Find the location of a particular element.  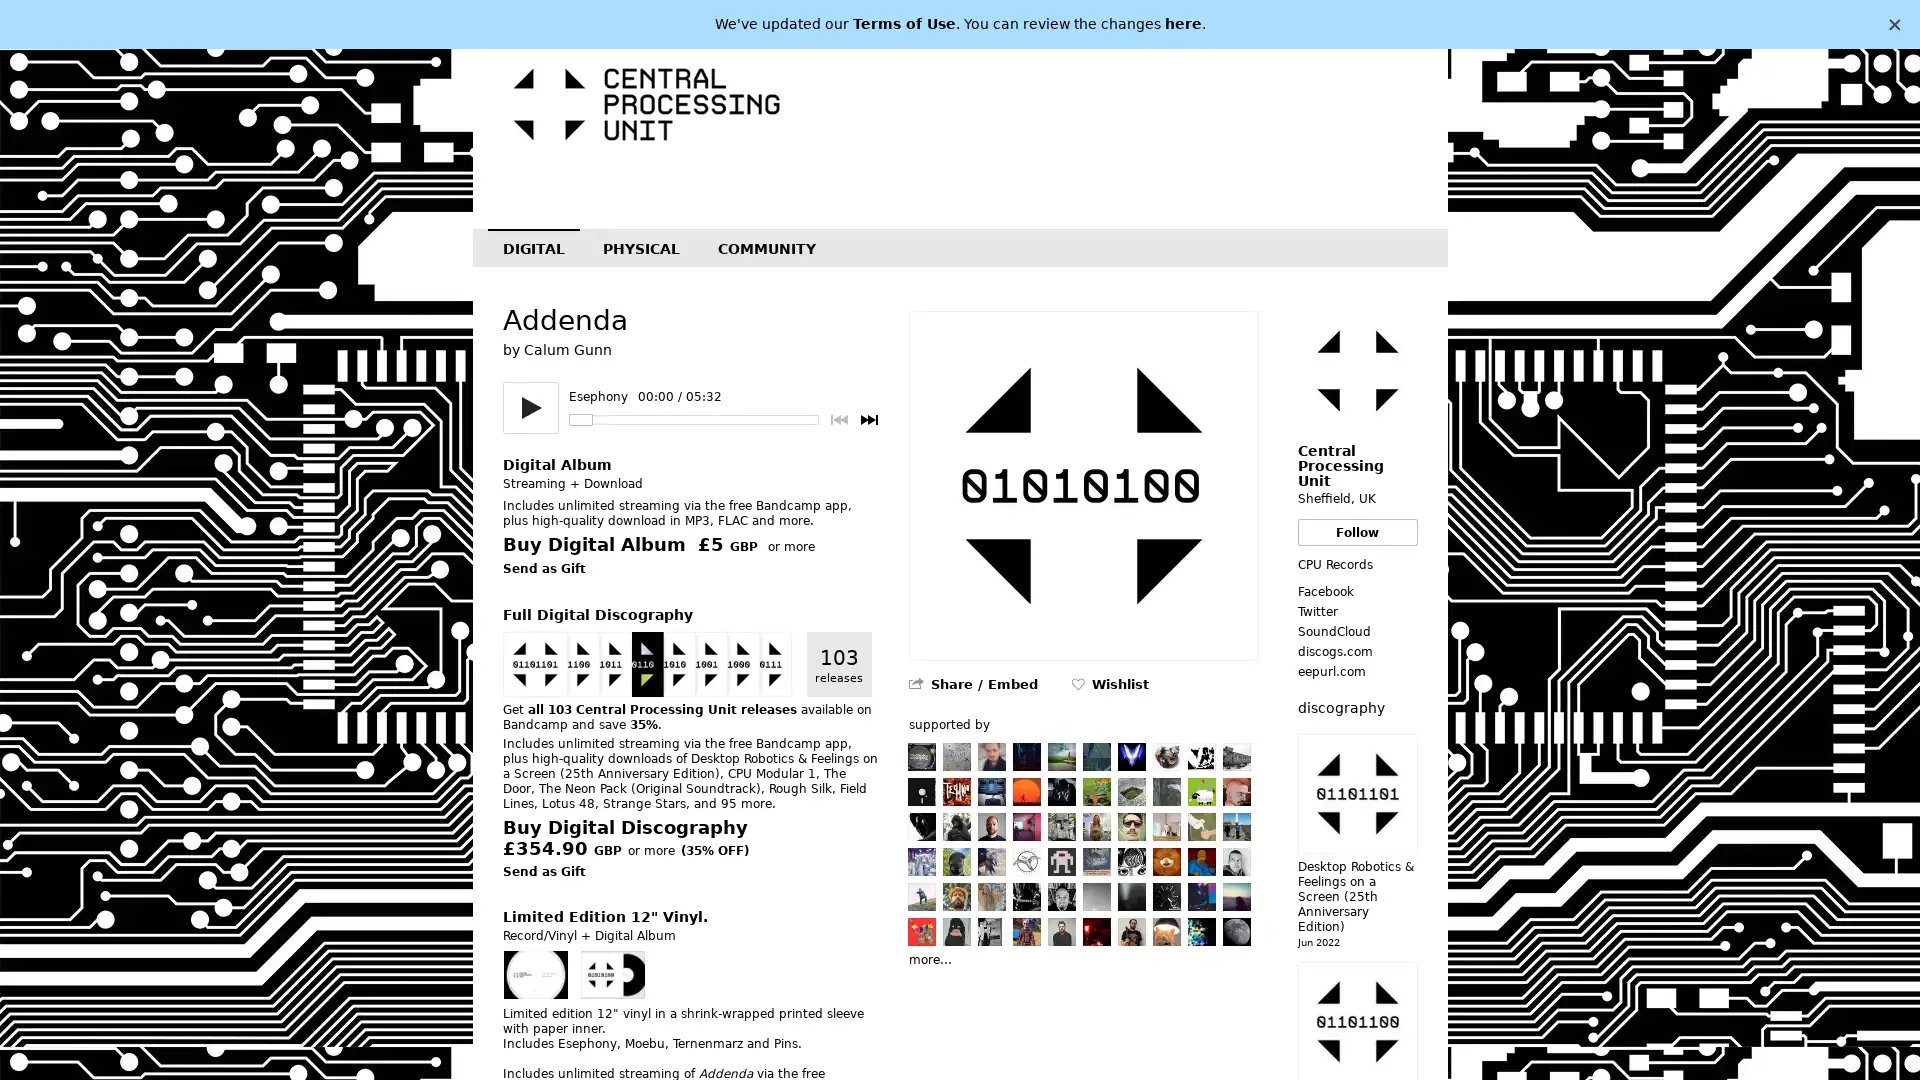

Buy Digital Album is located at coordinates (592, 544).